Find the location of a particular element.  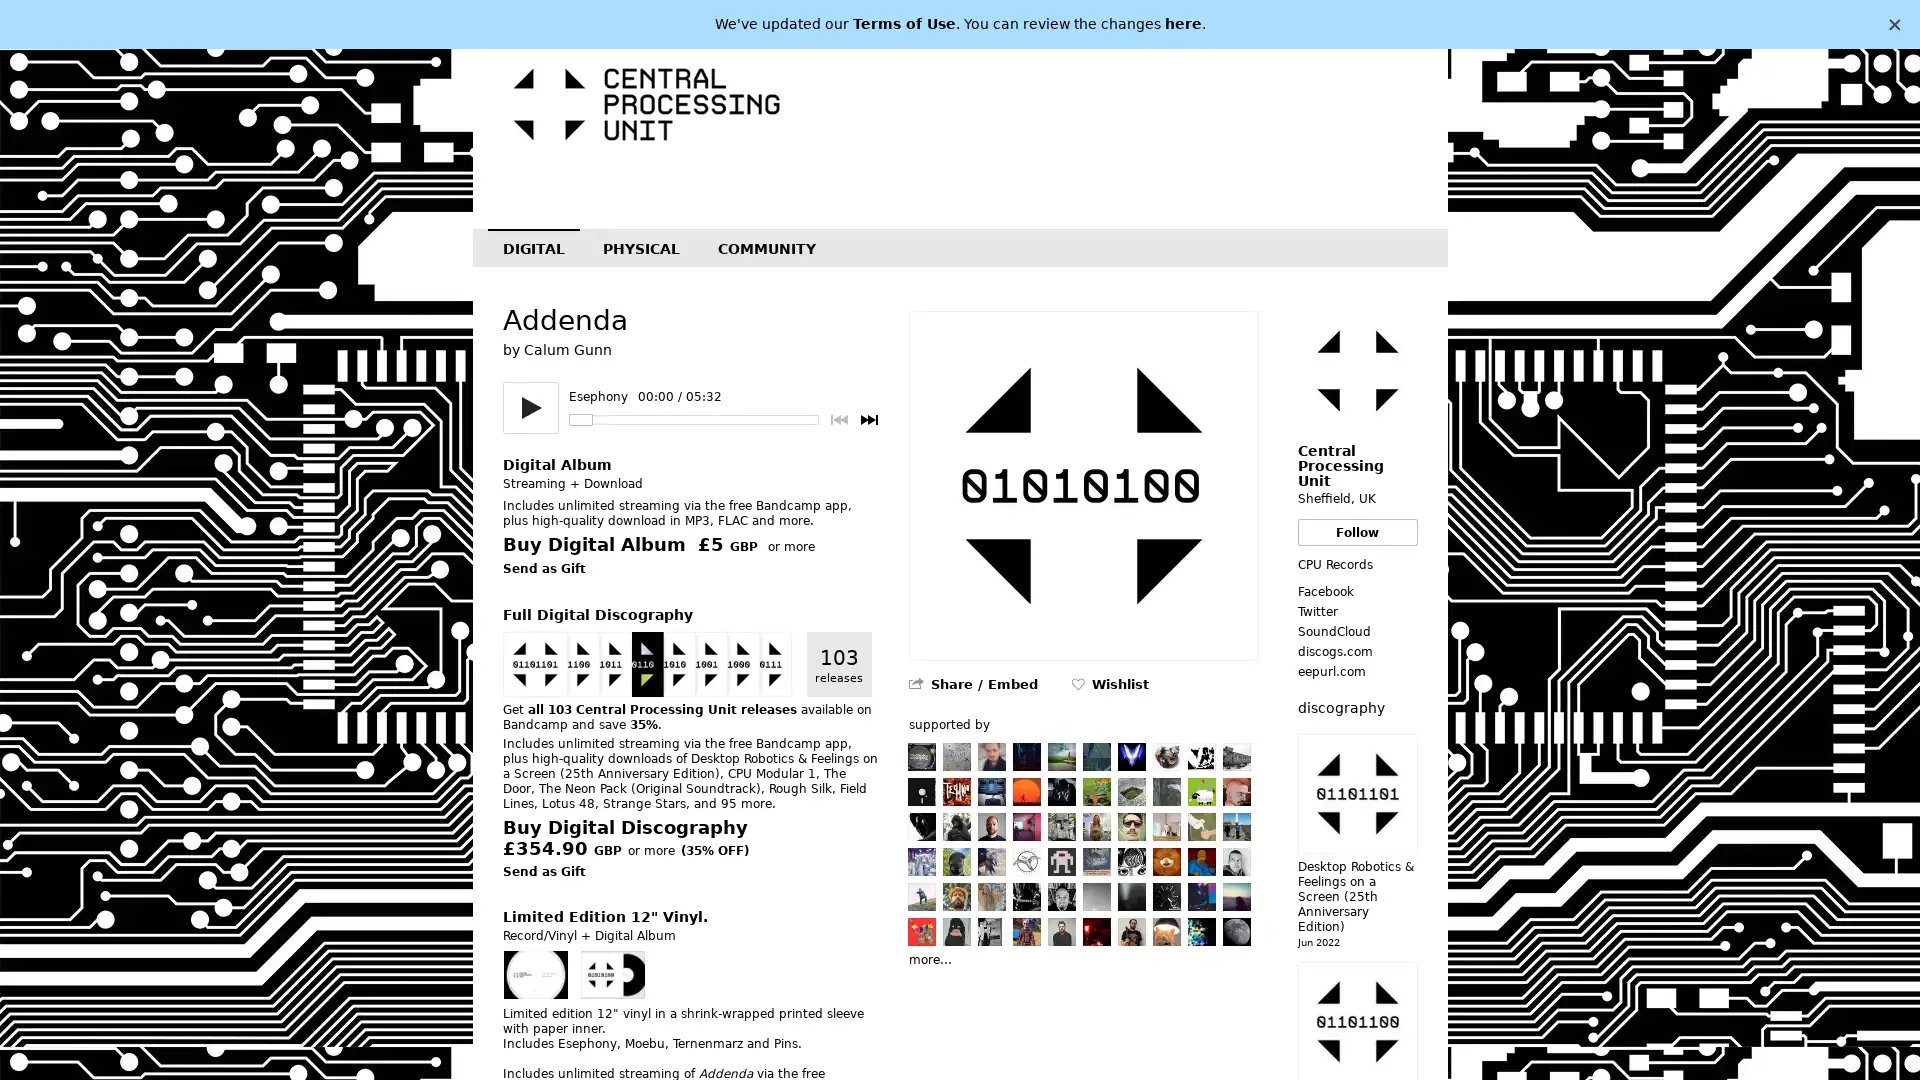

Buy Digital Album is located at coordinates (592, 544).